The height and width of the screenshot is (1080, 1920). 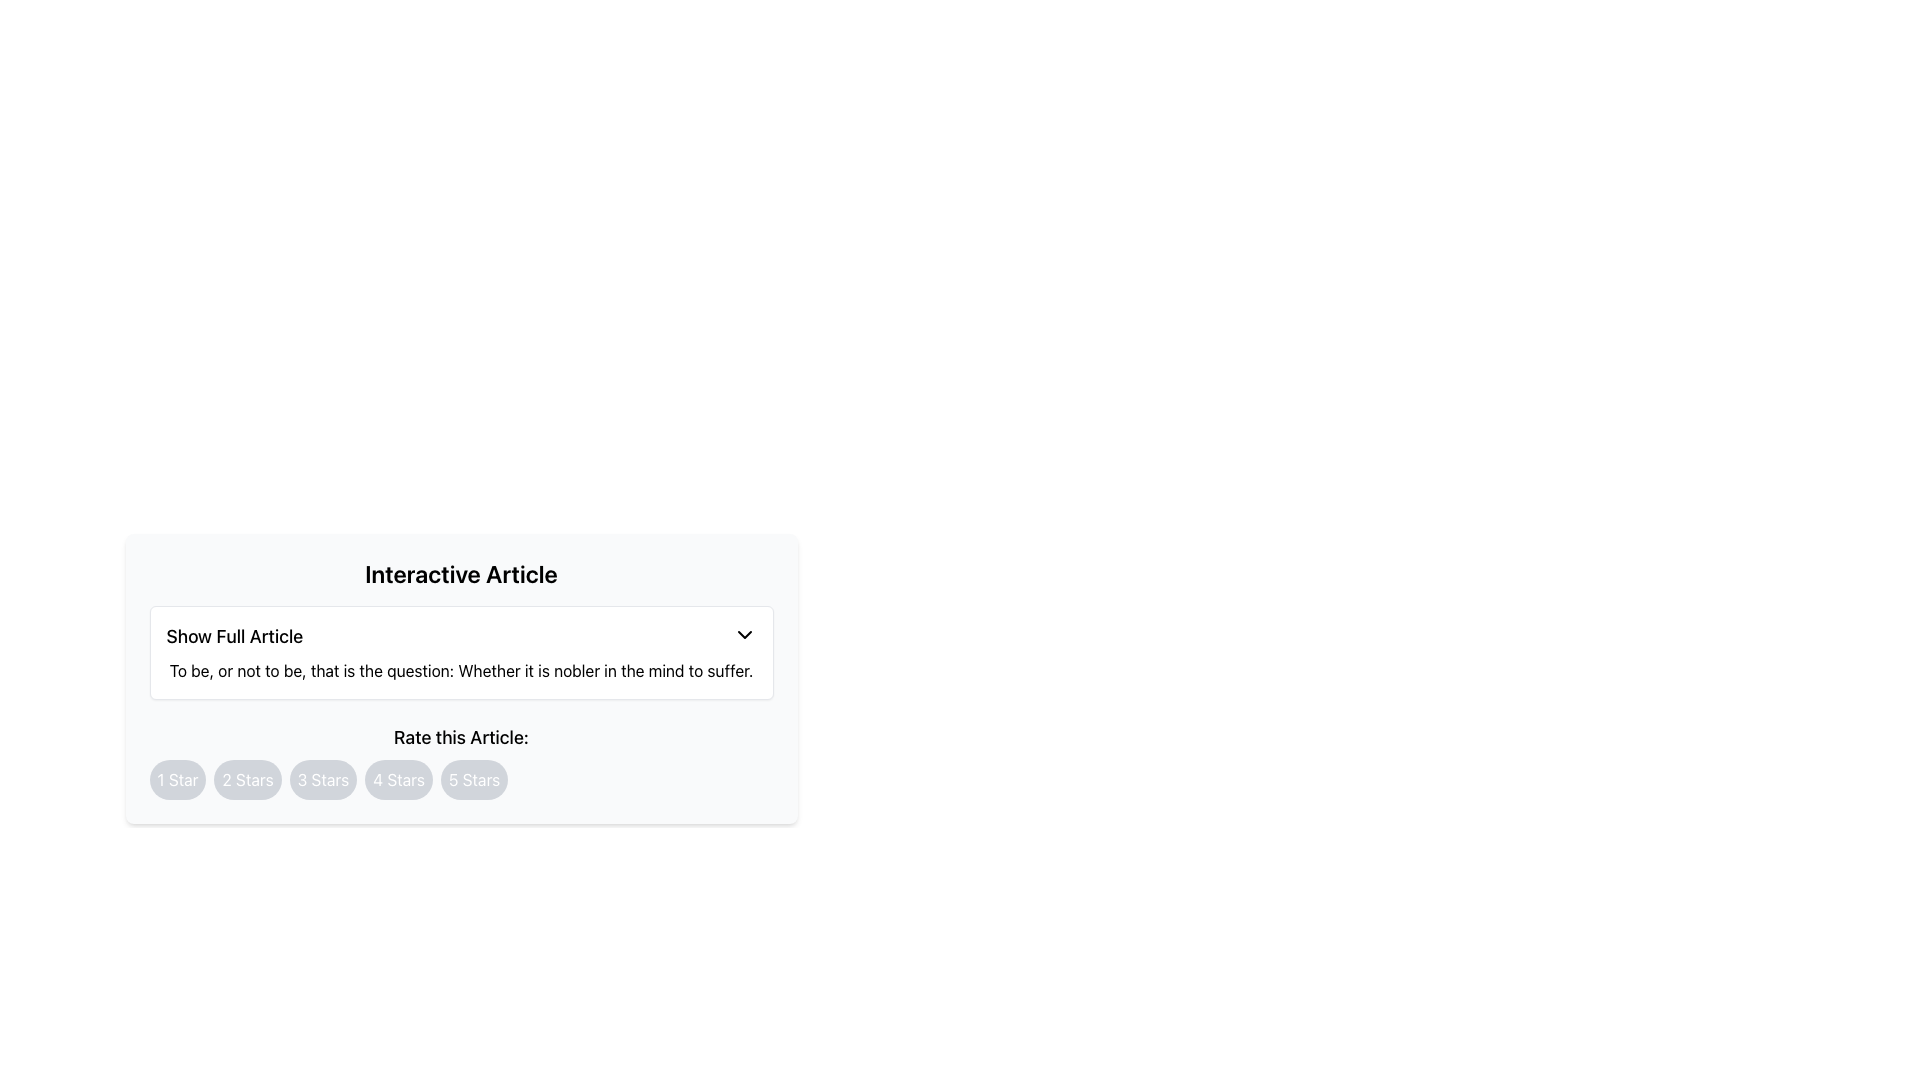 What do you see at coordinates (460, 737) in the screenshot?
I see `the text label 'Rate this Article:' which is prominently displayed in bold, large font above the star rating buttons` at bounding box center [460, 737].